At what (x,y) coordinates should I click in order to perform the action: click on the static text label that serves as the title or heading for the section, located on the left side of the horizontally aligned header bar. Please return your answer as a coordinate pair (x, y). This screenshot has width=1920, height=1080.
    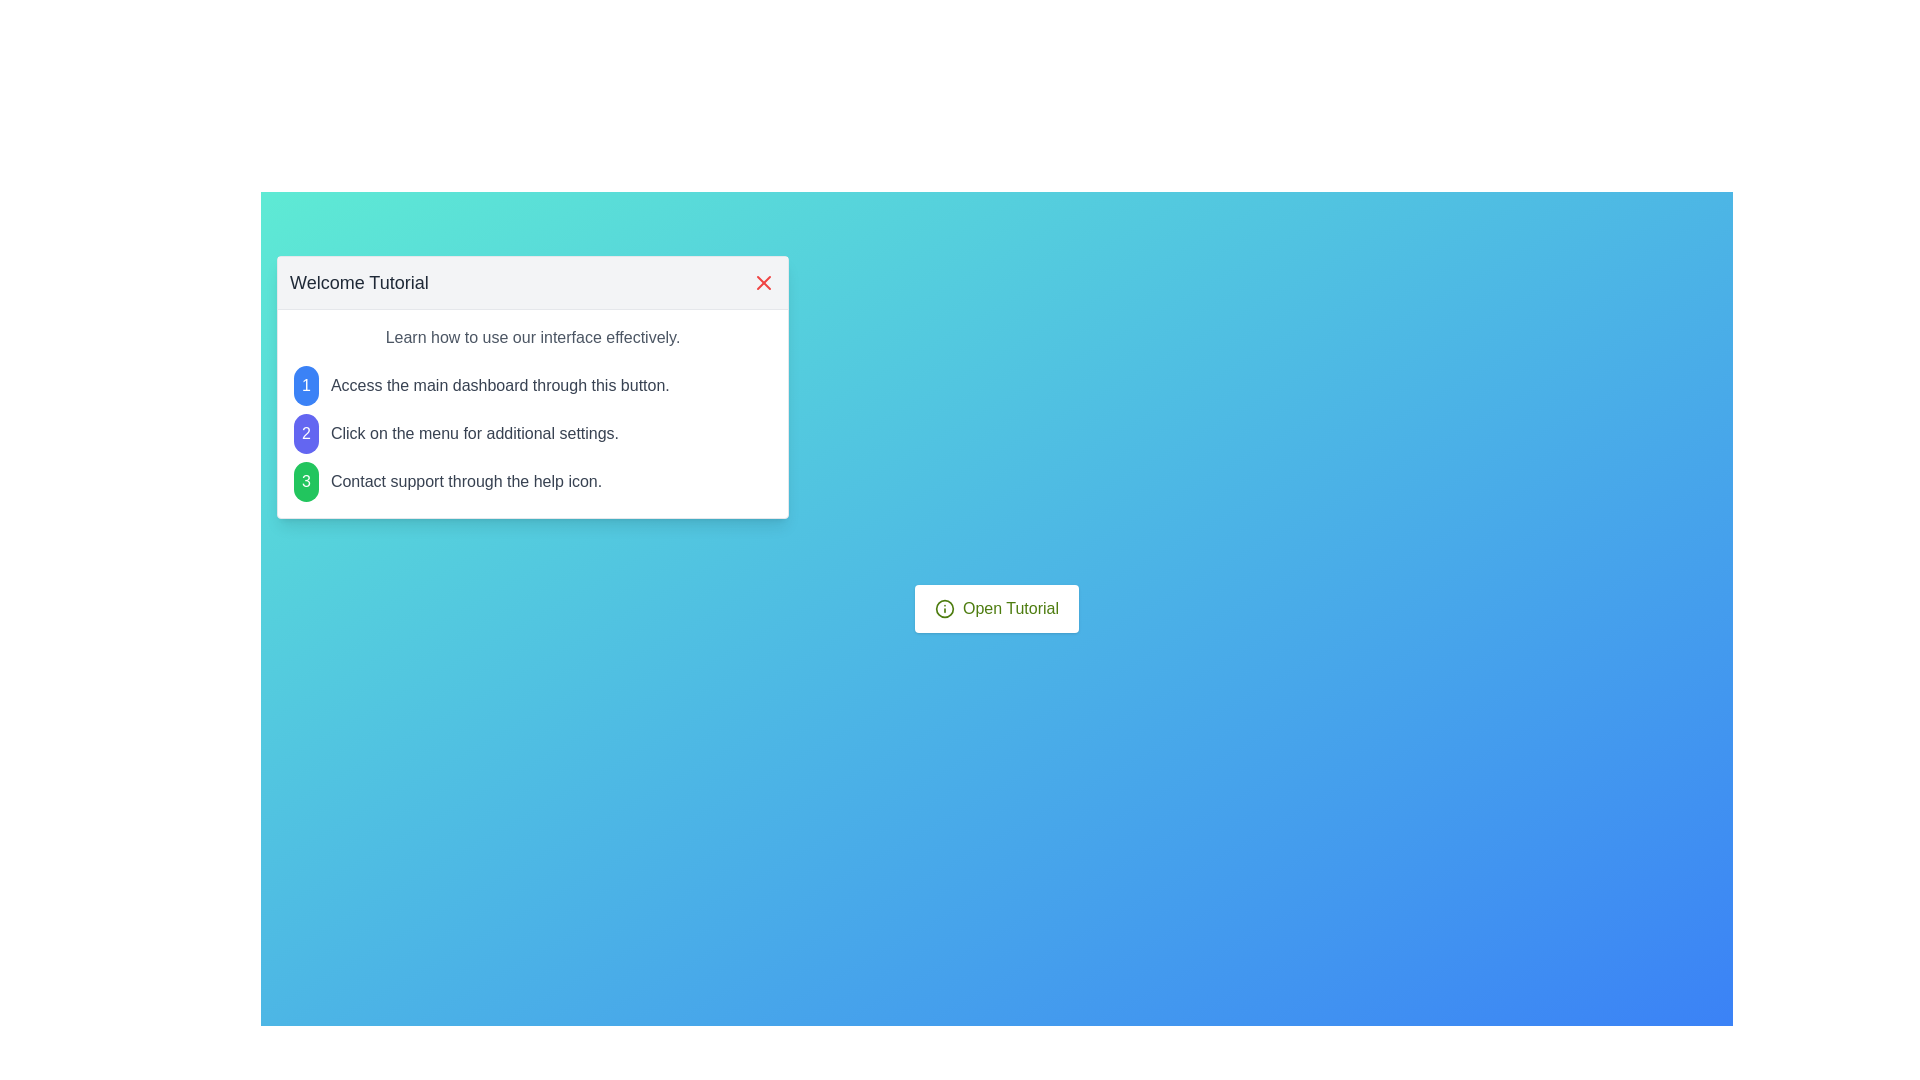
    Looking at the image, I should click on (359, 282).